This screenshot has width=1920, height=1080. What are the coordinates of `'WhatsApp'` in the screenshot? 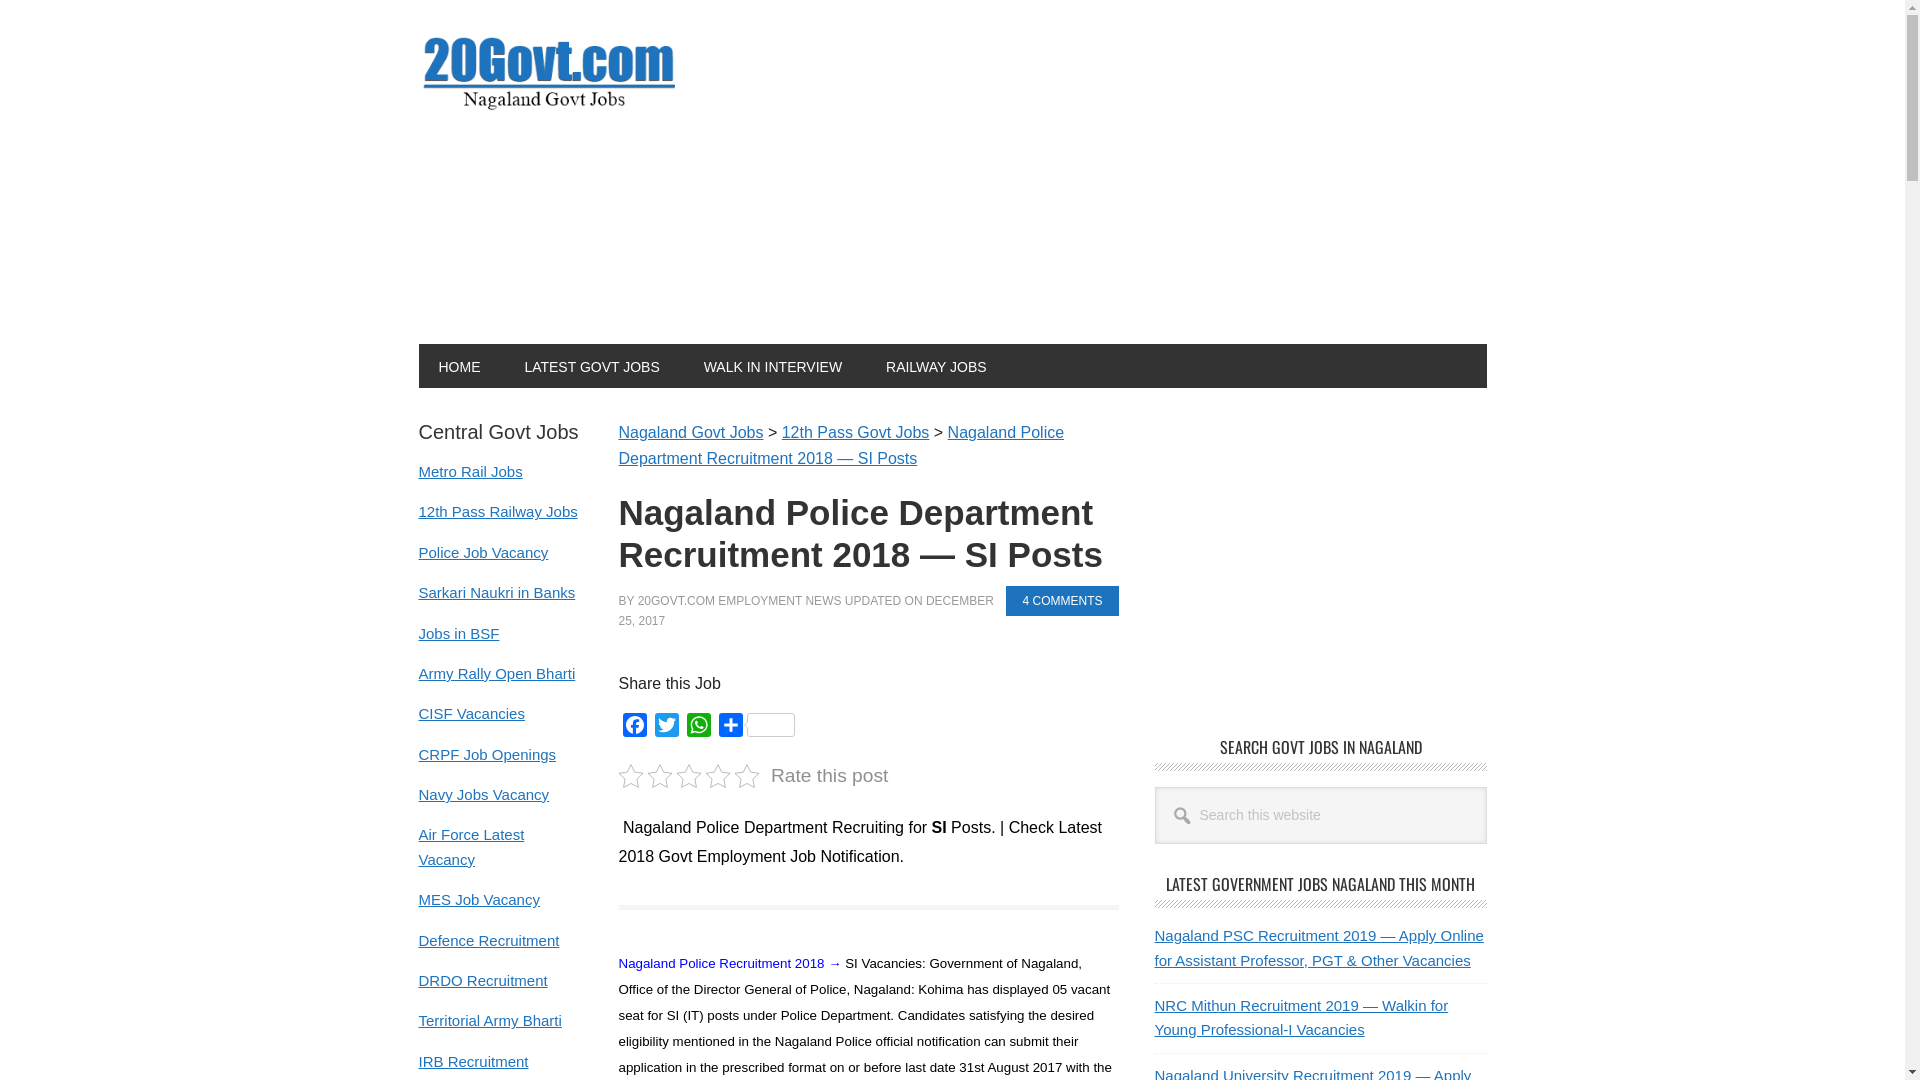 It's located at (697, 728).